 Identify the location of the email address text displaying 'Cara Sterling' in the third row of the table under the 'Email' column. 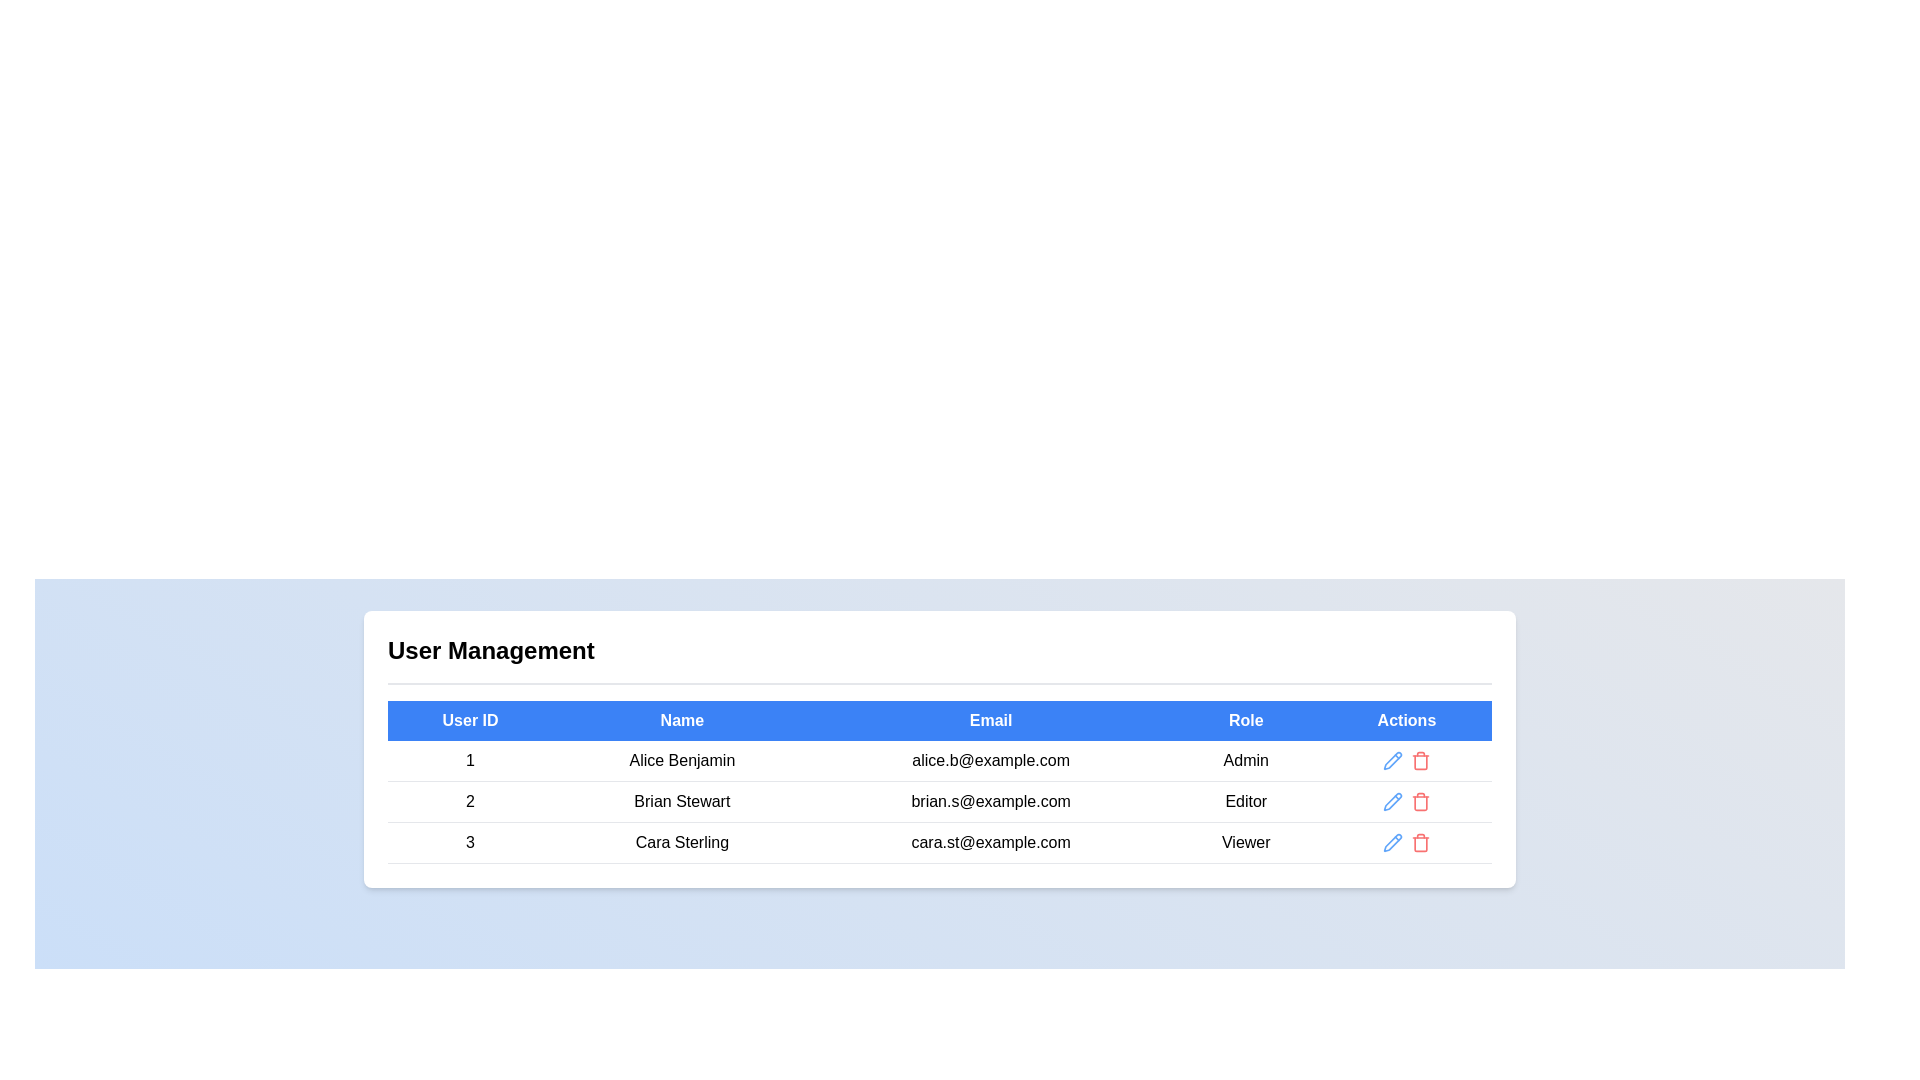
(991, 843).